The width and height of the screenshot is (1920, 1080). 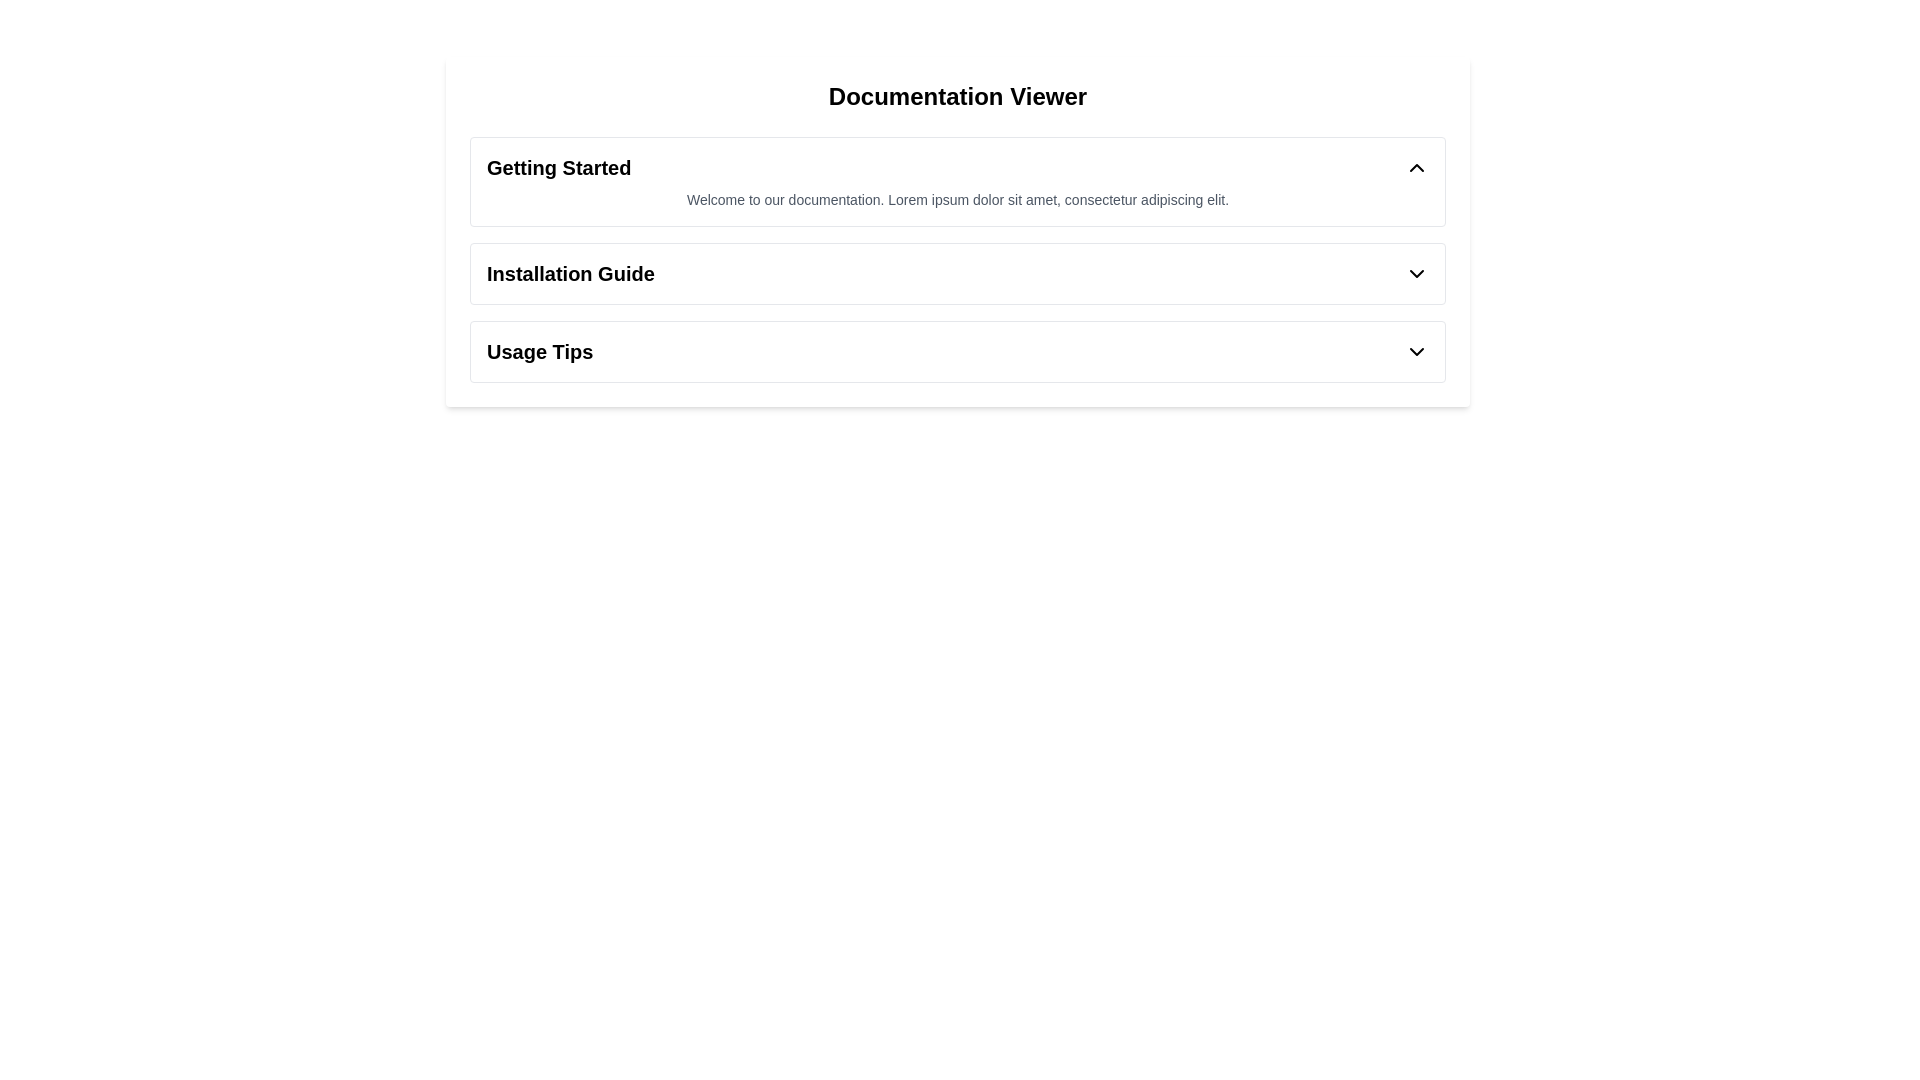 I want to click on the downward-facing chevron toggle, so click(x=1415, y=273).